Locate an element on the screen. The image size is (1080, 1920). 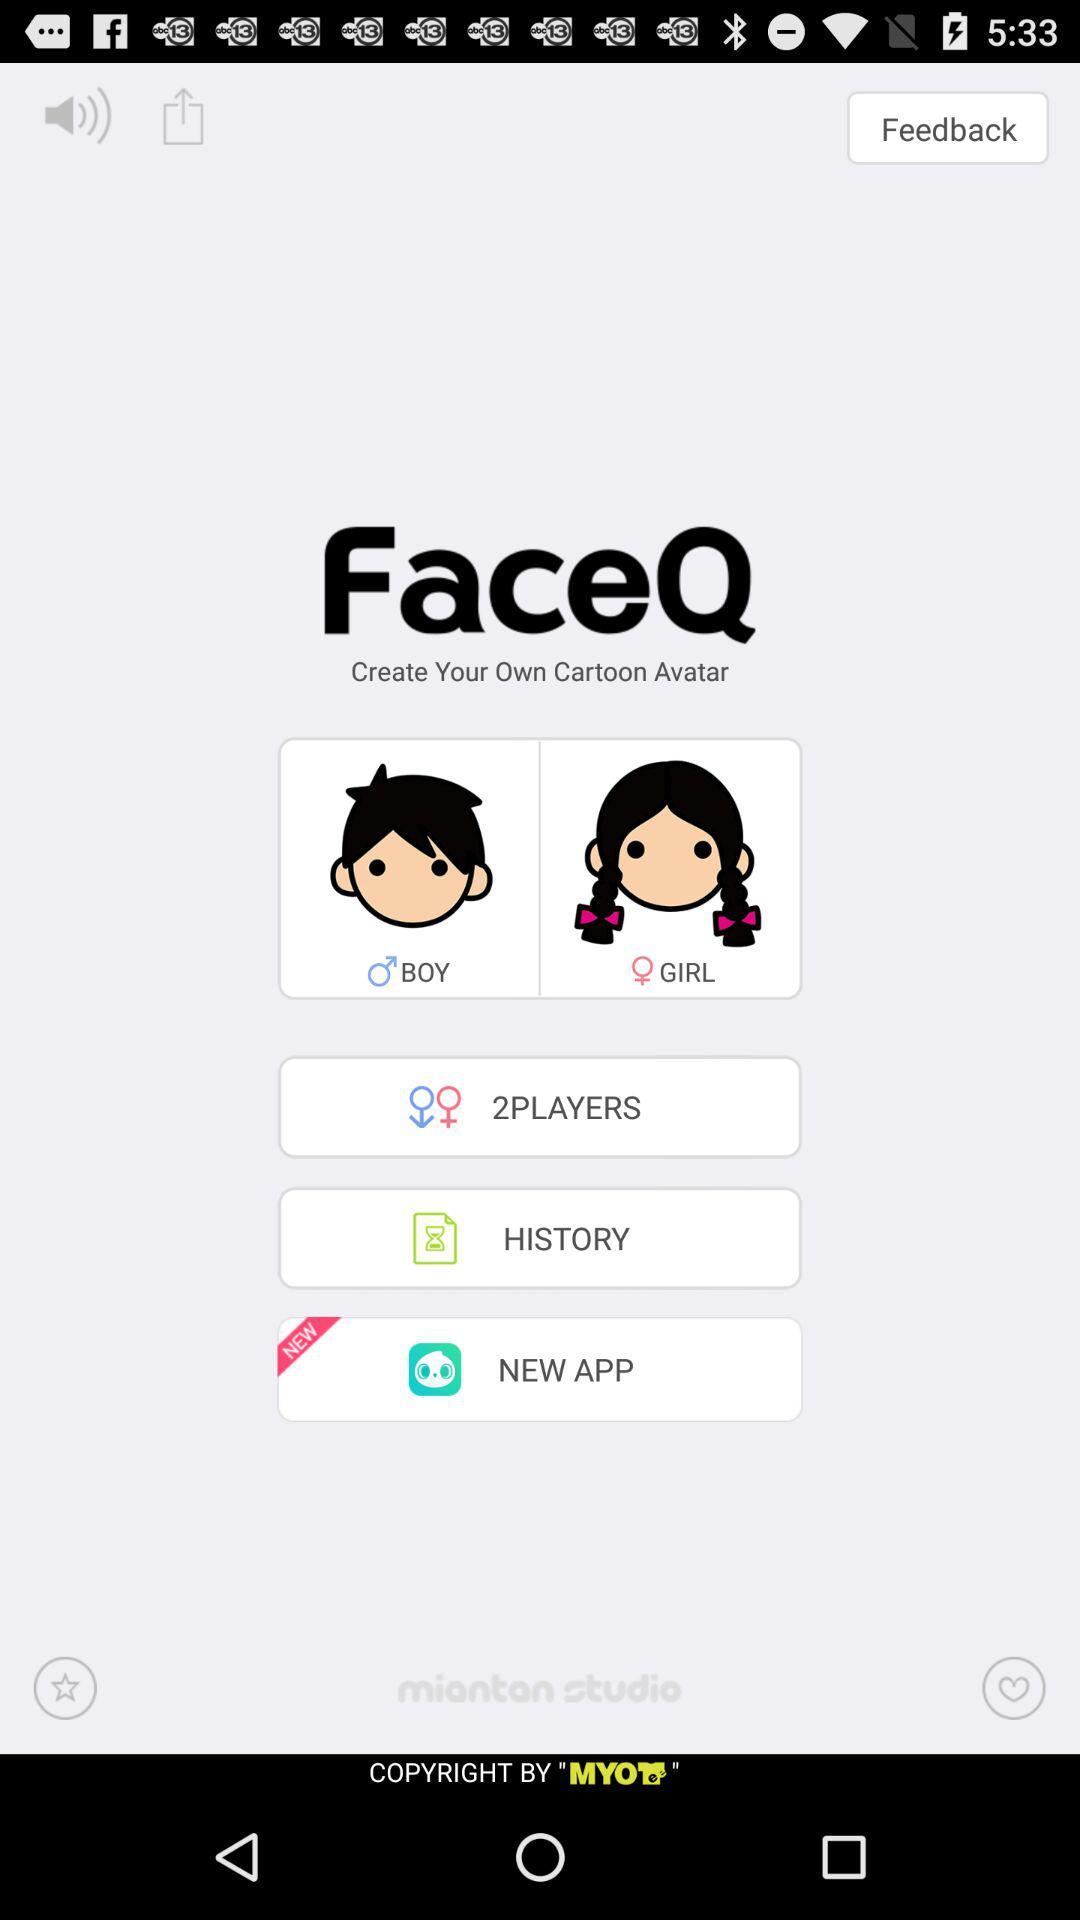
the second image which is below the text faceq is located at coordinates (671, 868).